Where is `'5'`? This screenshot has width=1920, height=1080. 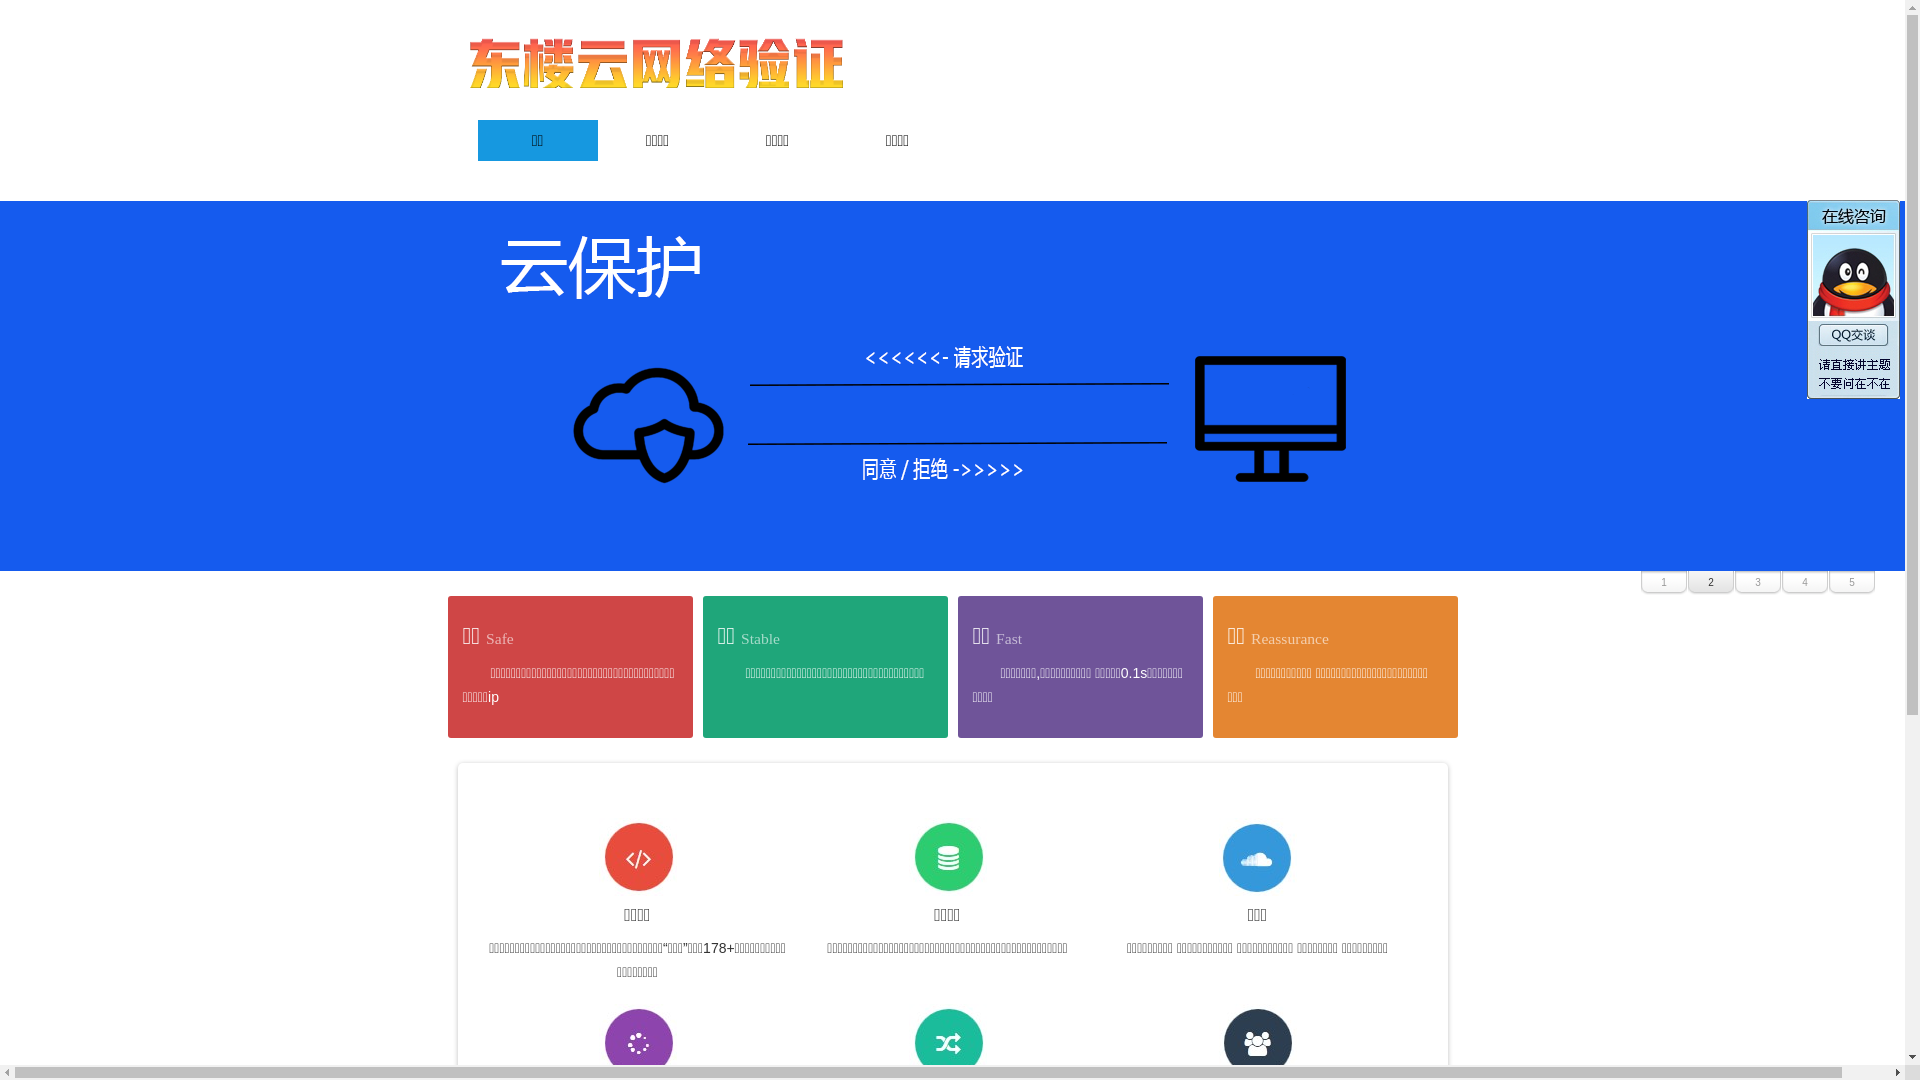
'5' is located at coordinates (1851, 582).